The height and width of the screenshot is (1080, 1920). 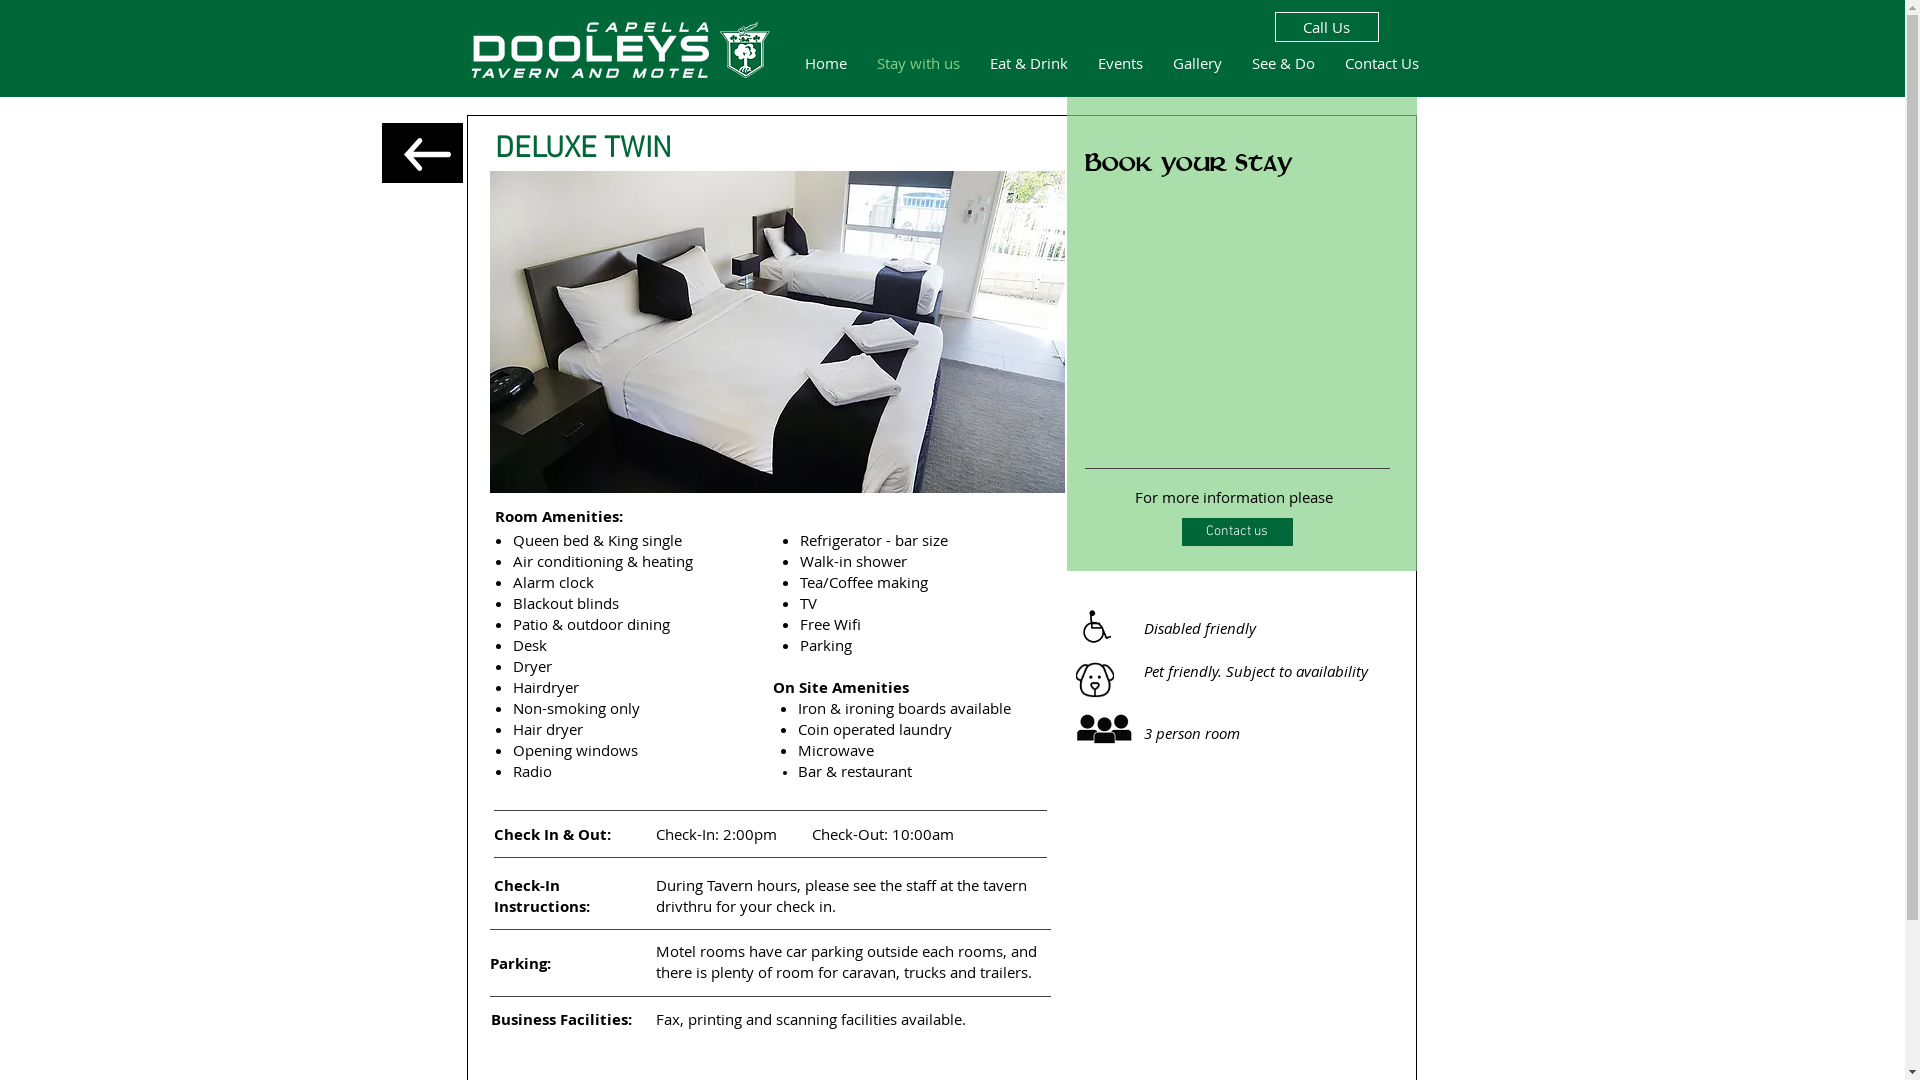 I want to click on 'Call Us', so click(x=1325, y=27).